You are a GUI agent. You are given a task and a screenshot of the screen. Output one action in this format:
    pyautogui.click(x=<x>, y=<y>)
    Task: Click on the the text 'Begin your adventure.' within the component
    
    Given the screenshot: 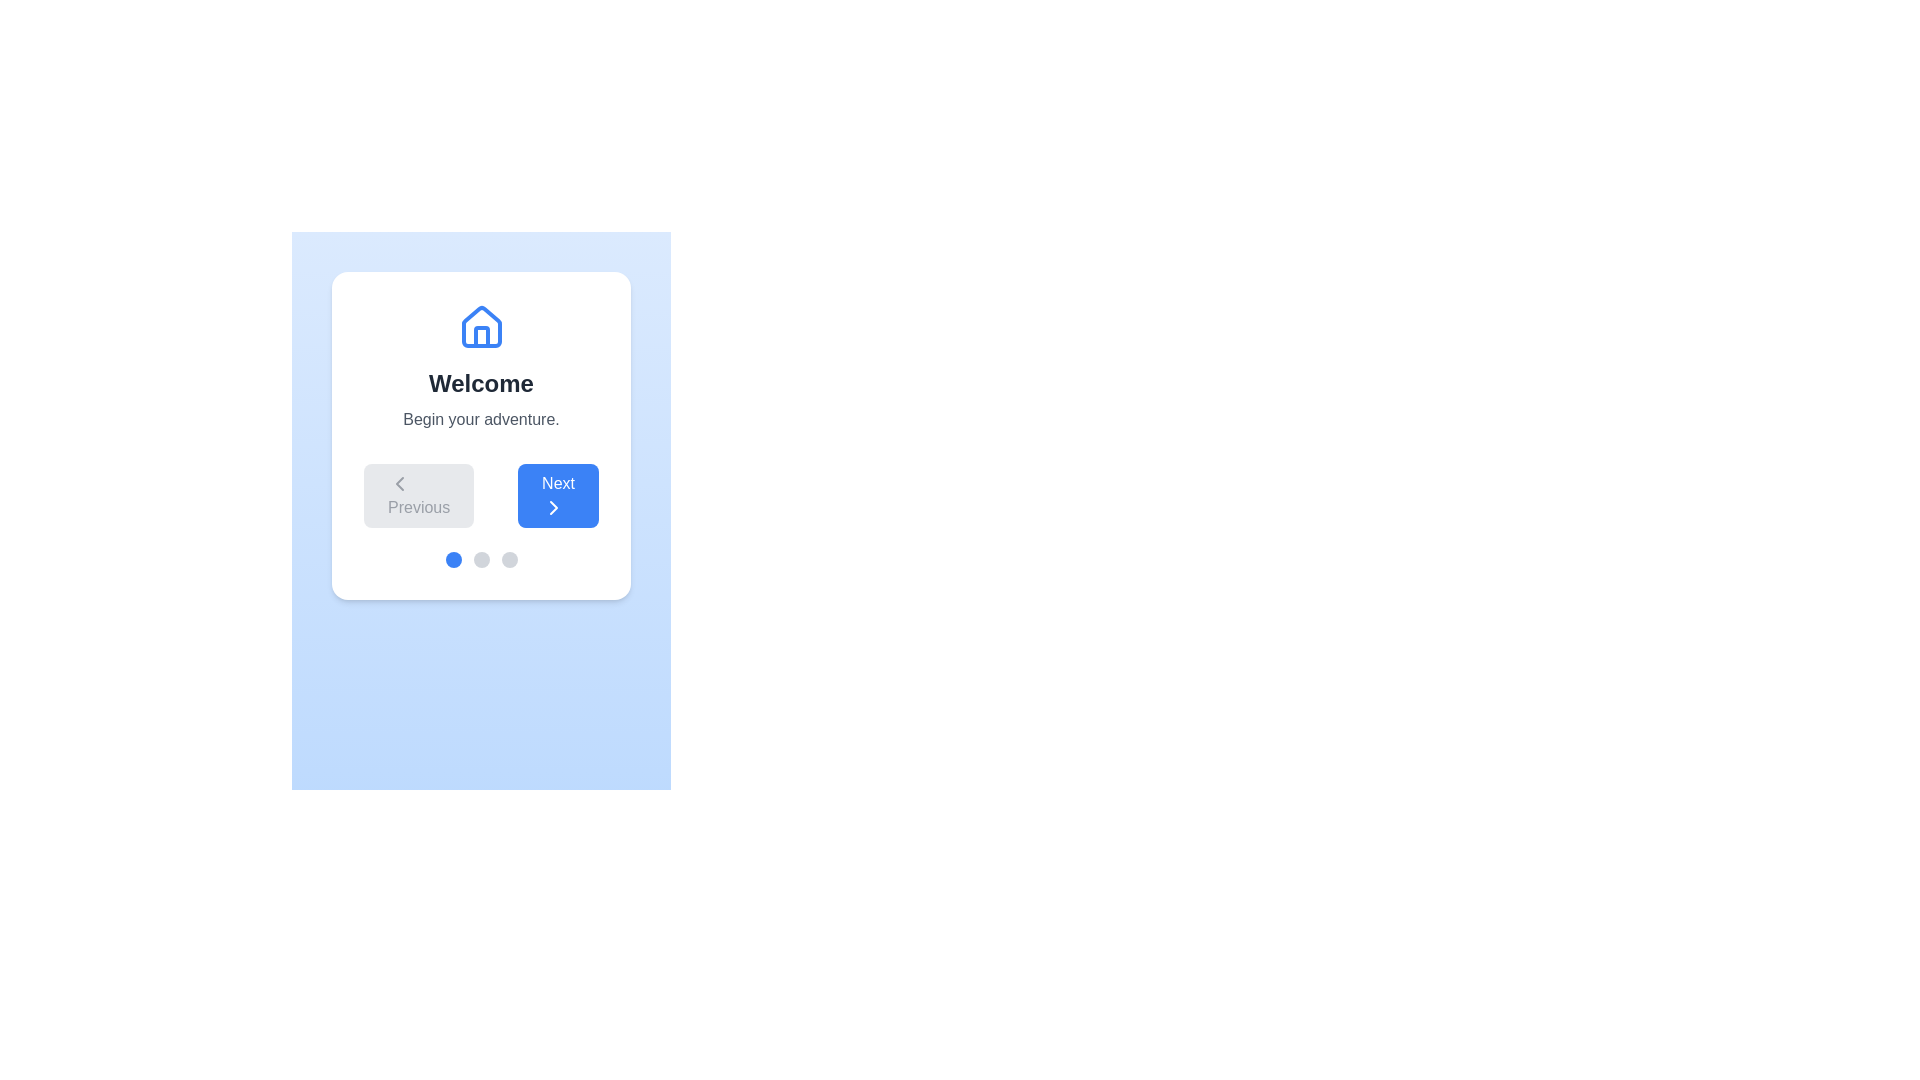 What is the action you would take?
    pyautogui.click(x=481, y=419)
    